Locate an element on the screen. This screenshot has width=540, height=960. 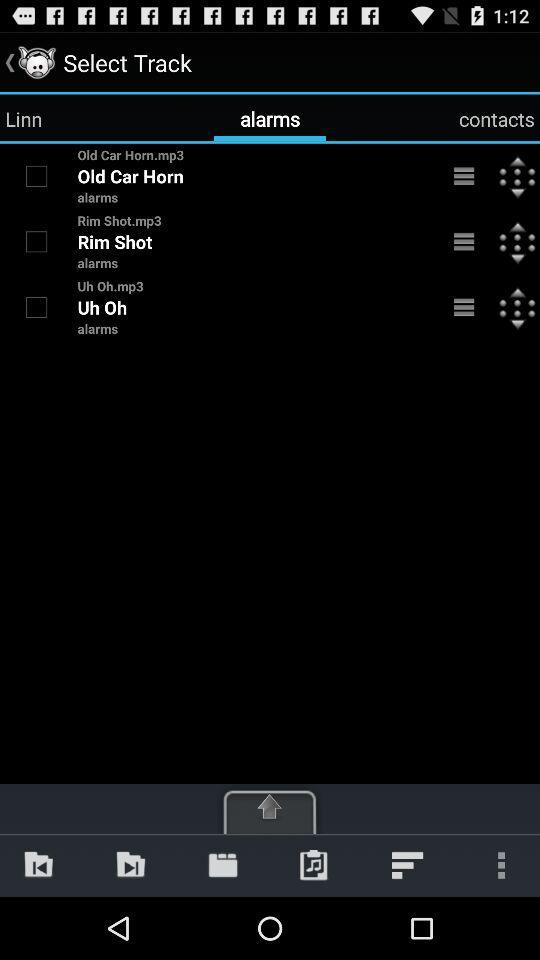
alarm is located at coordinates (36, 307).